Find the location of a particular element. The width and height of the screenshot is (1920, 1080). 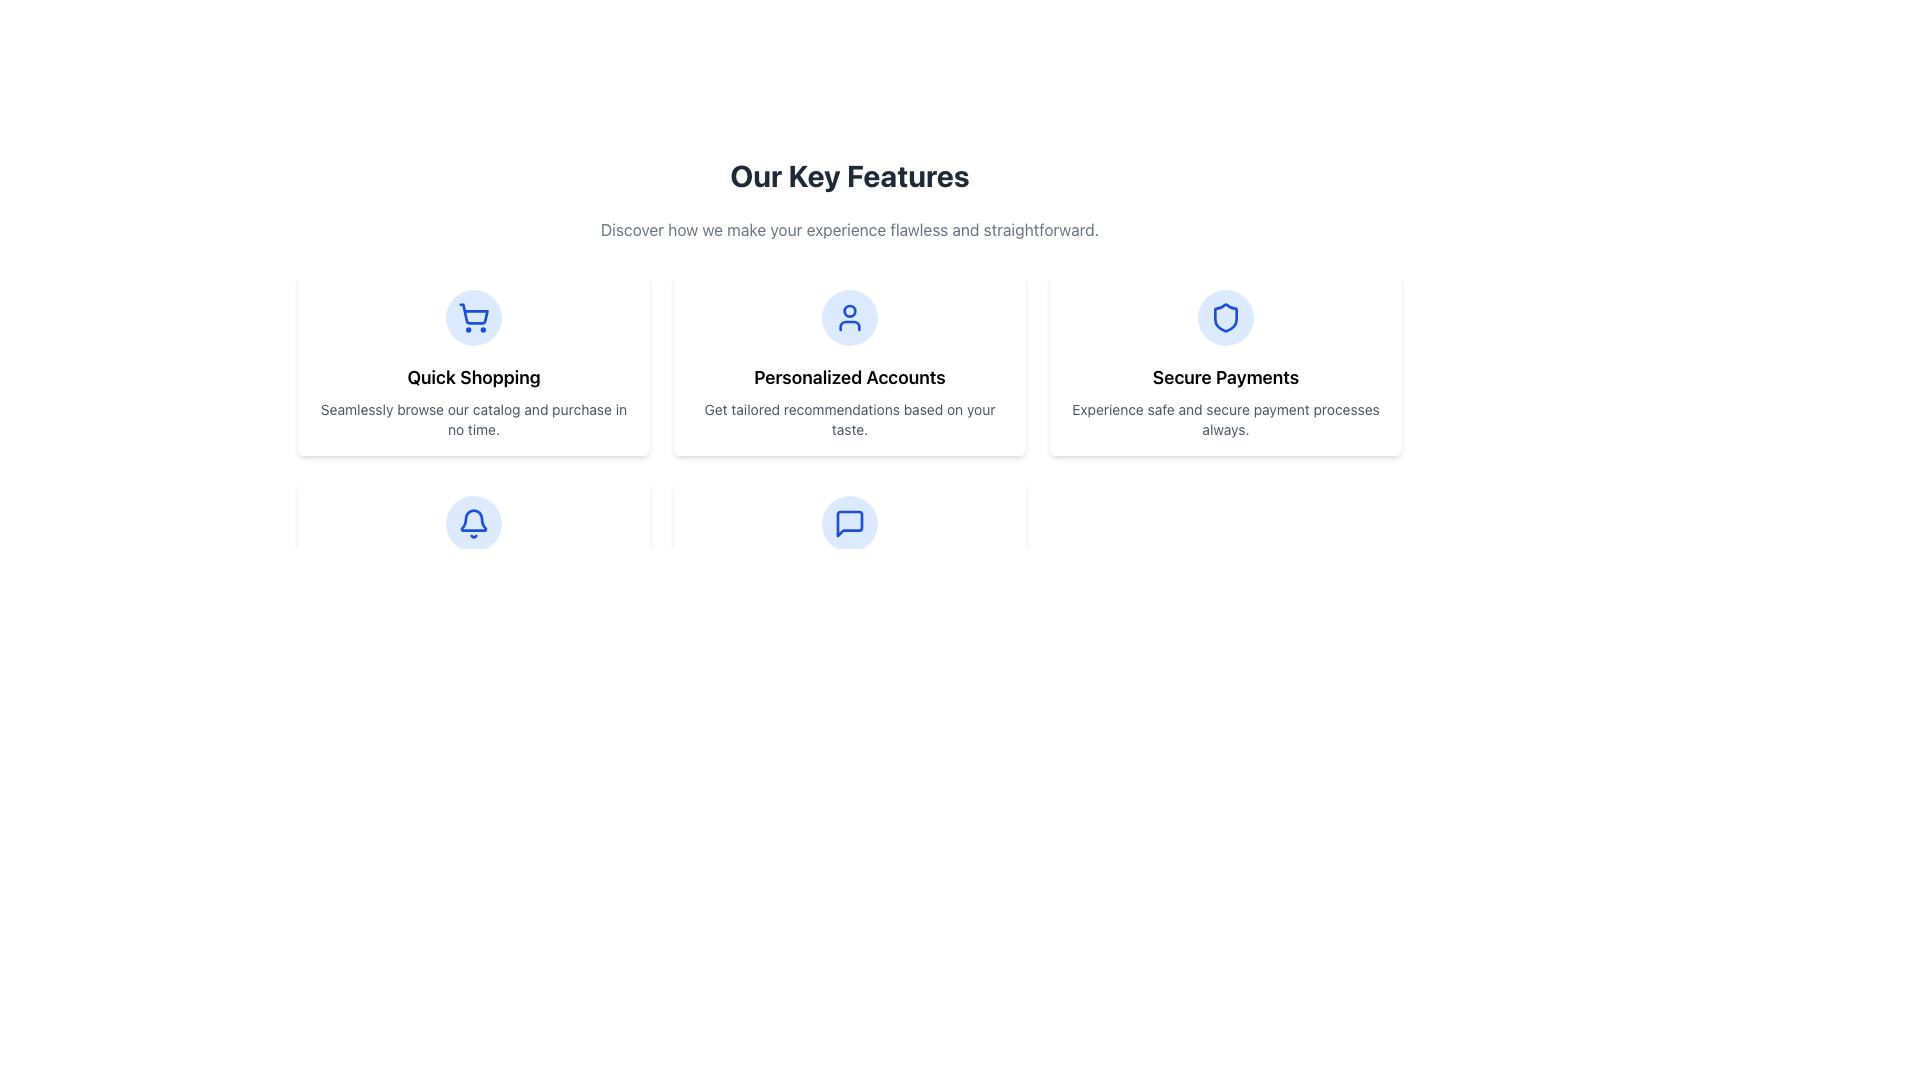

static text element containing the description 'Seamlessly browse our catalog and purchase in no time.' located below the 'Quick Shopping' title in the leftmost card of the feature sections is located at coordinates (473, 419).